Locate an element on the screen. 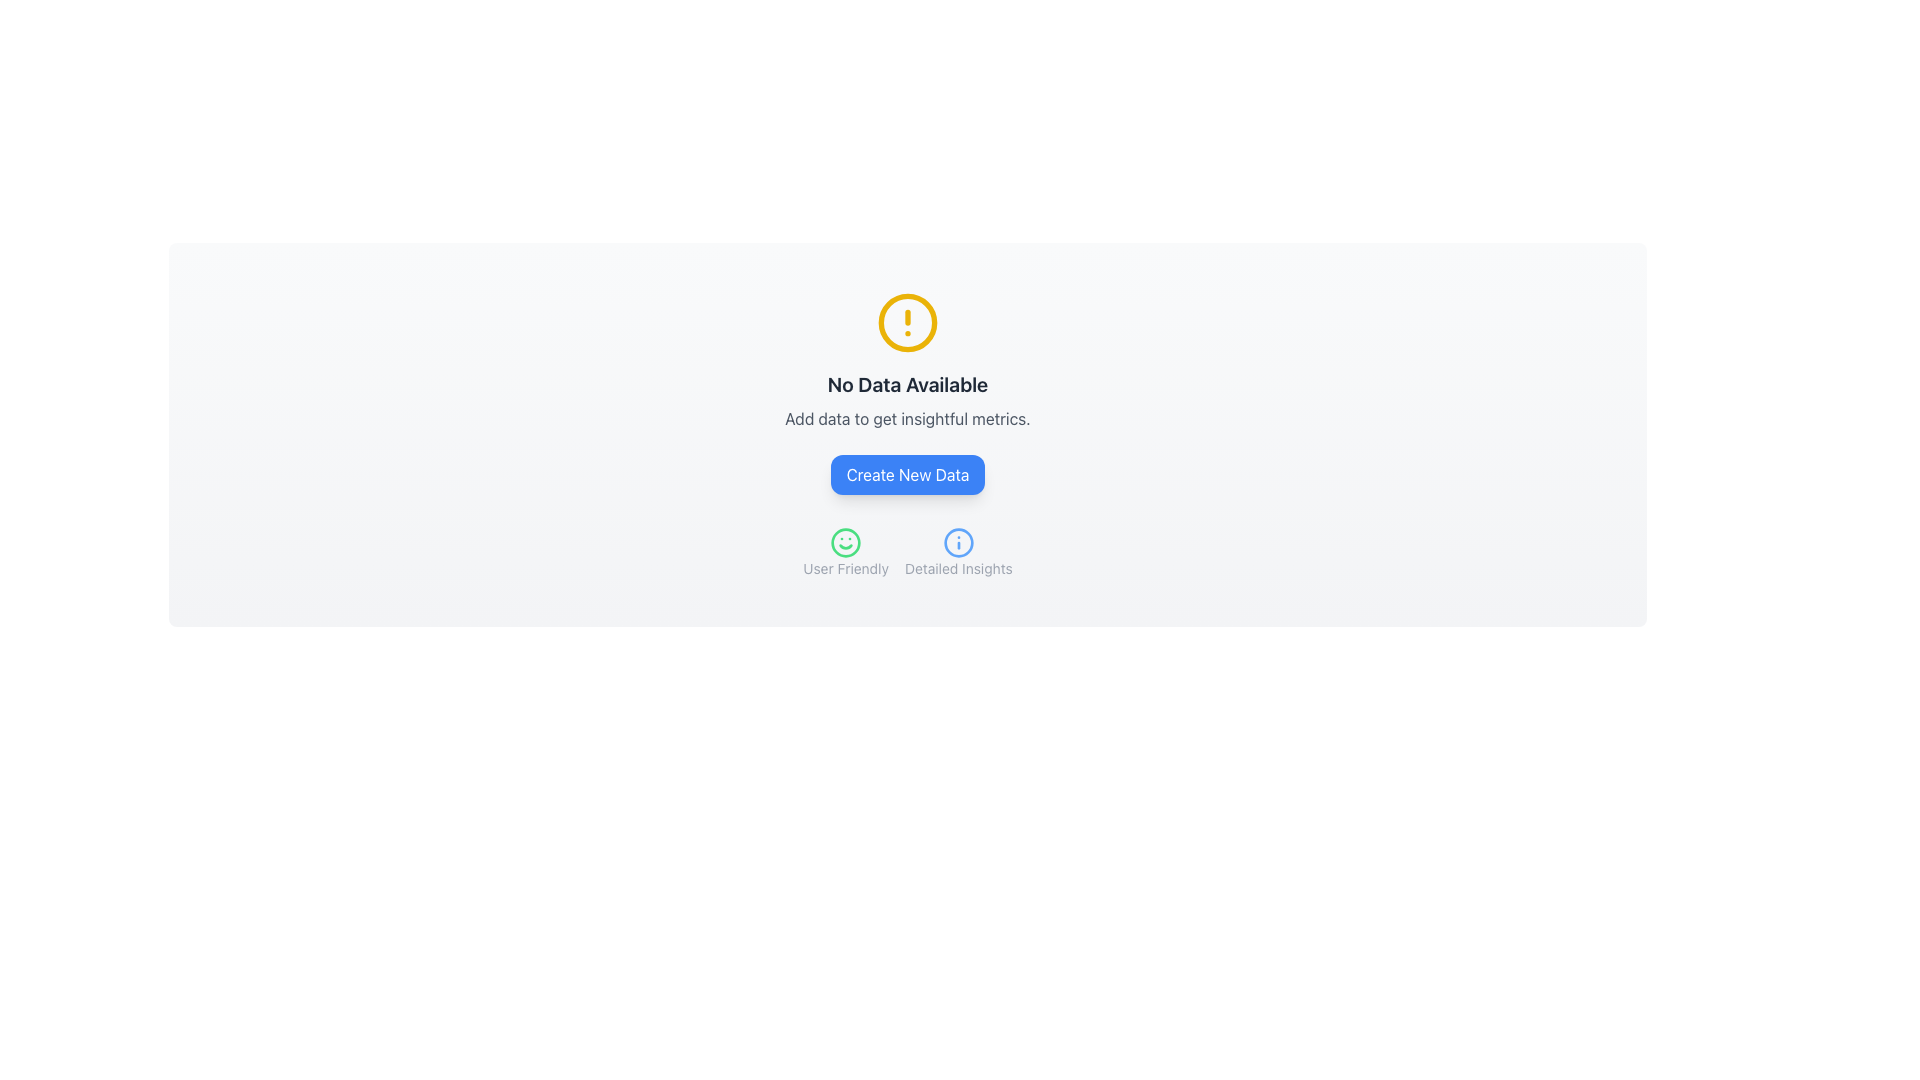 The height and width of the screenshot is (1080, 1920). the meaning of the circular icon with a yellow border and an exclamation mark in the center, positioned above the text 'No Data Available' is located at coordinates (906, 322).